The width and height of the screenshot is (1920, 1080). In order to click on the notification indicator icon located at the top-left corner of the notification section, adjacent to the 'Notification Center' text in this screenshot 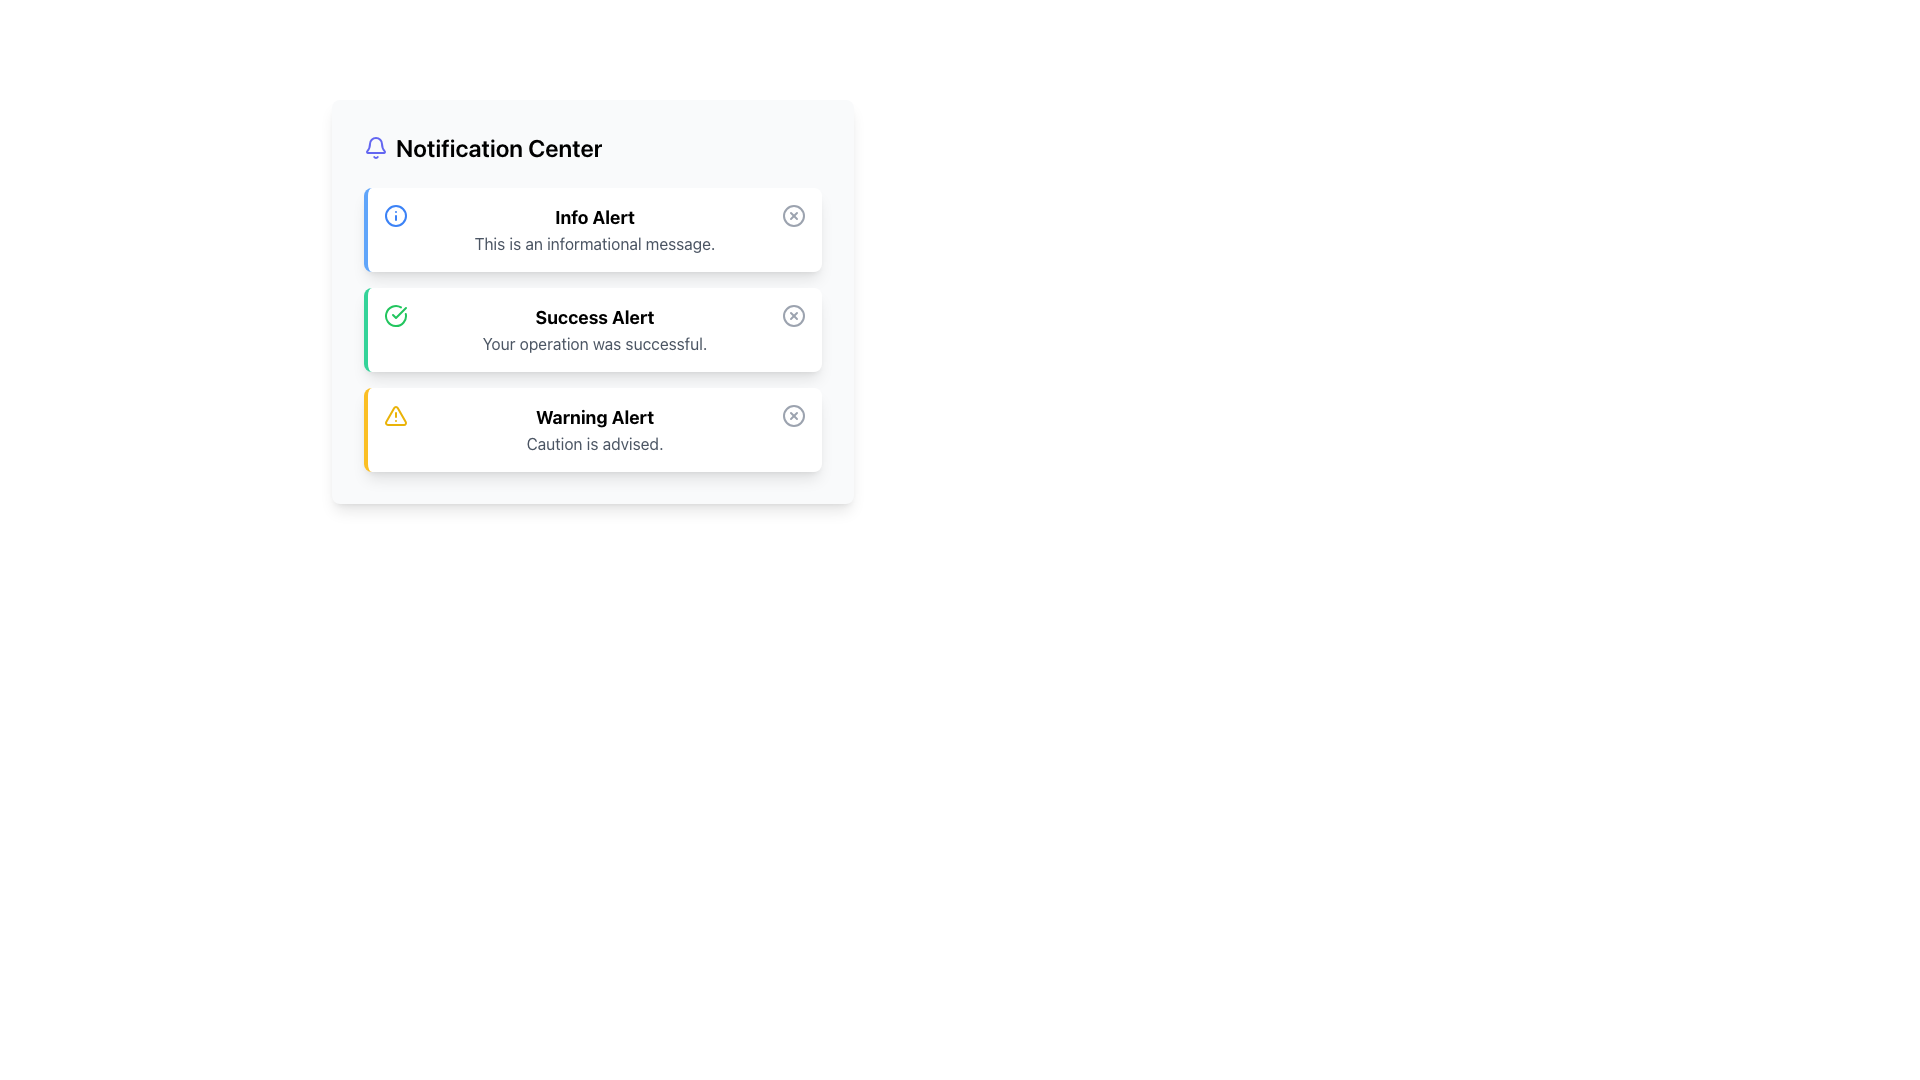, I will do `click(375, 146)`.